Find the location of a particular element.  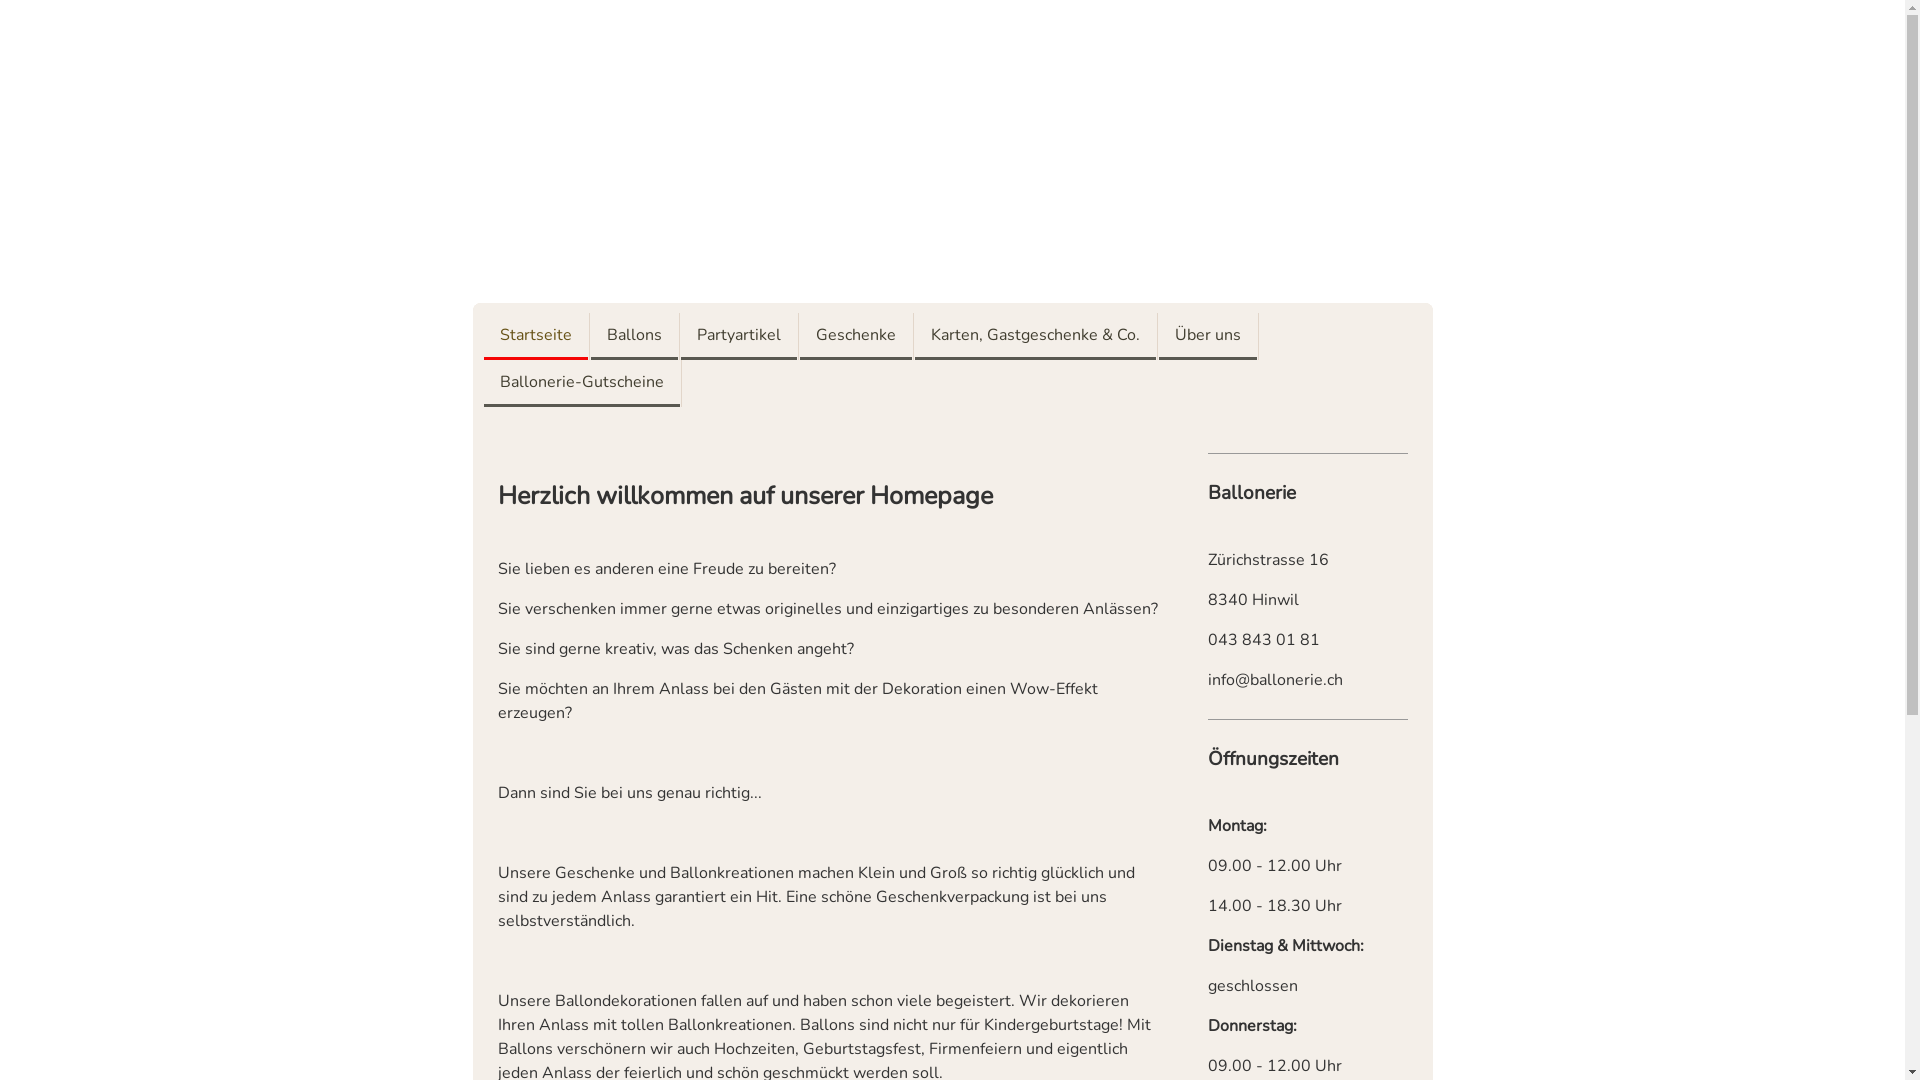

'Ballons' is located at coordinates (632, 335).